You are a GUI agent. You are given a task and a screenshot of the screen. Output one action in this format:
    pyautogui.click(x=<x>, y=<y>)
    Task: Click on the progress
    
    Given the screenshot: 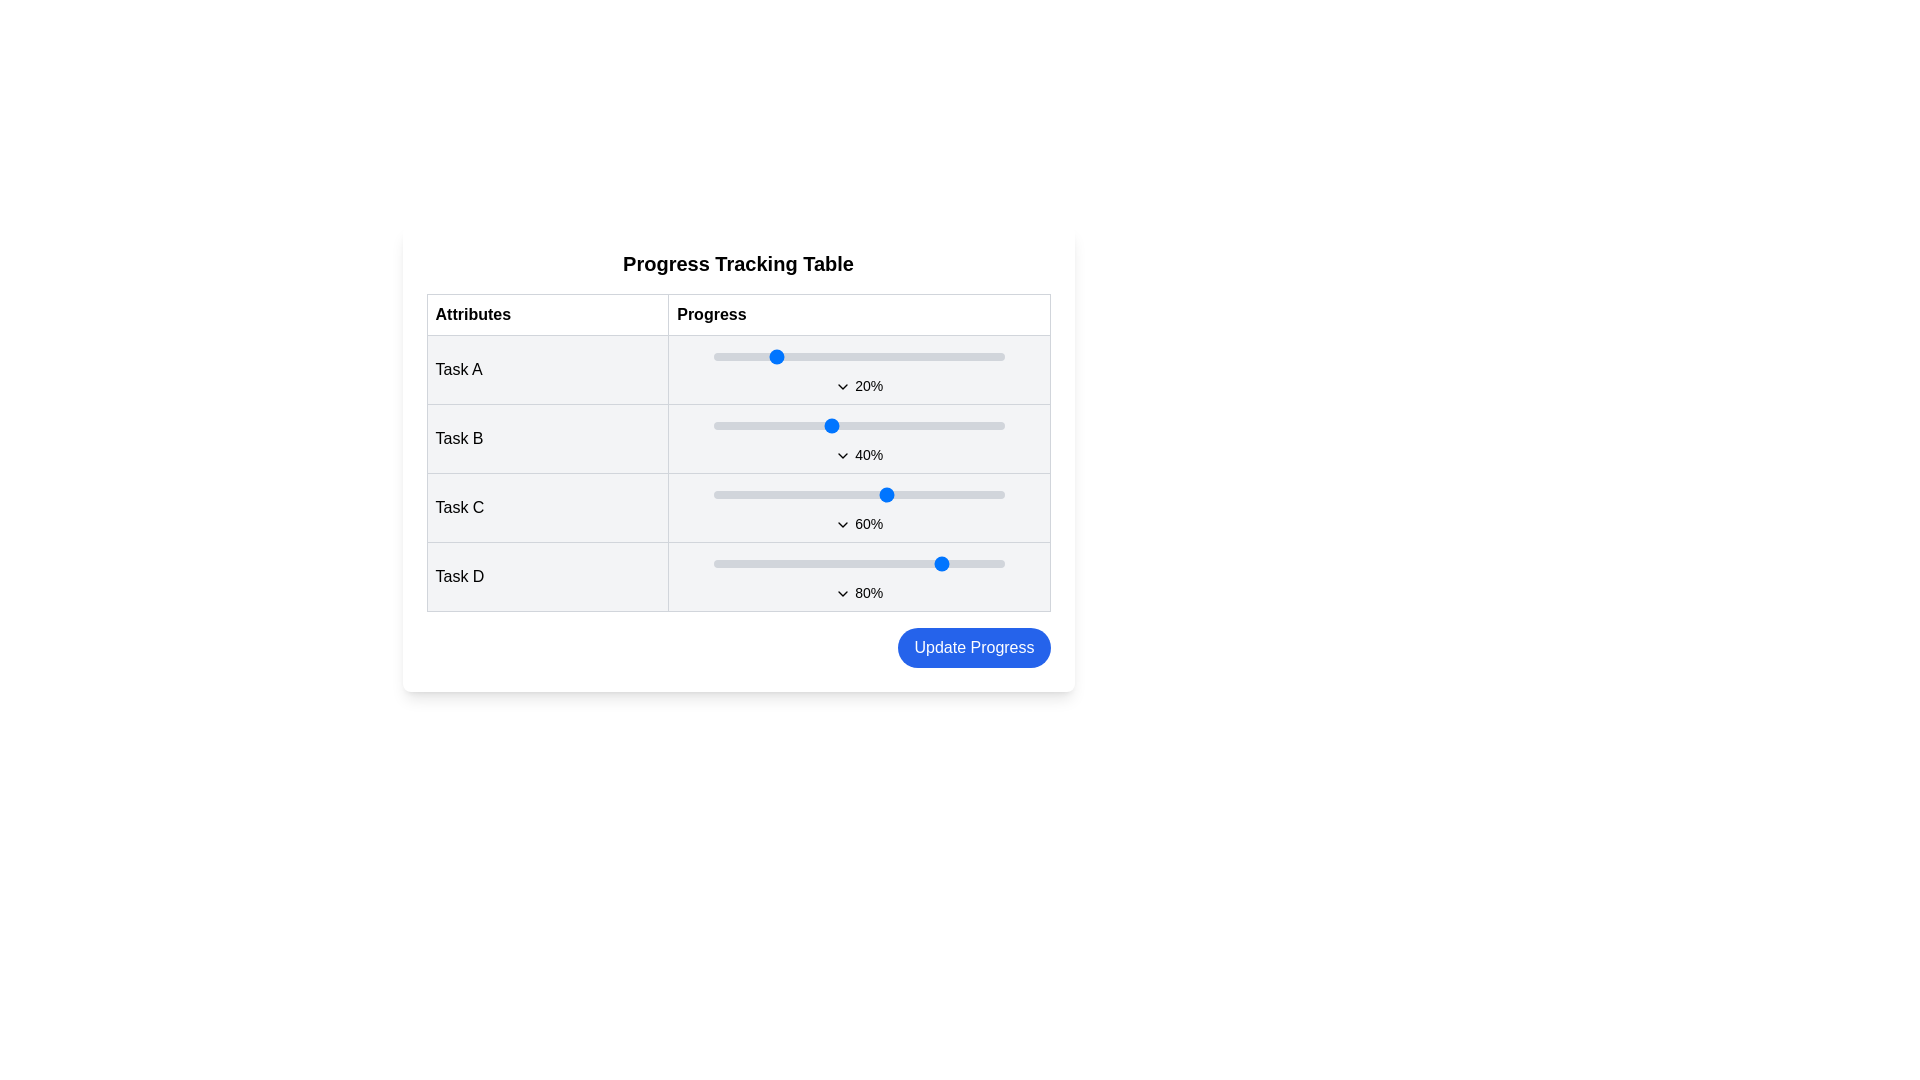 What is the action you would take?
    pyautogui.click(x=937, y=424)
    